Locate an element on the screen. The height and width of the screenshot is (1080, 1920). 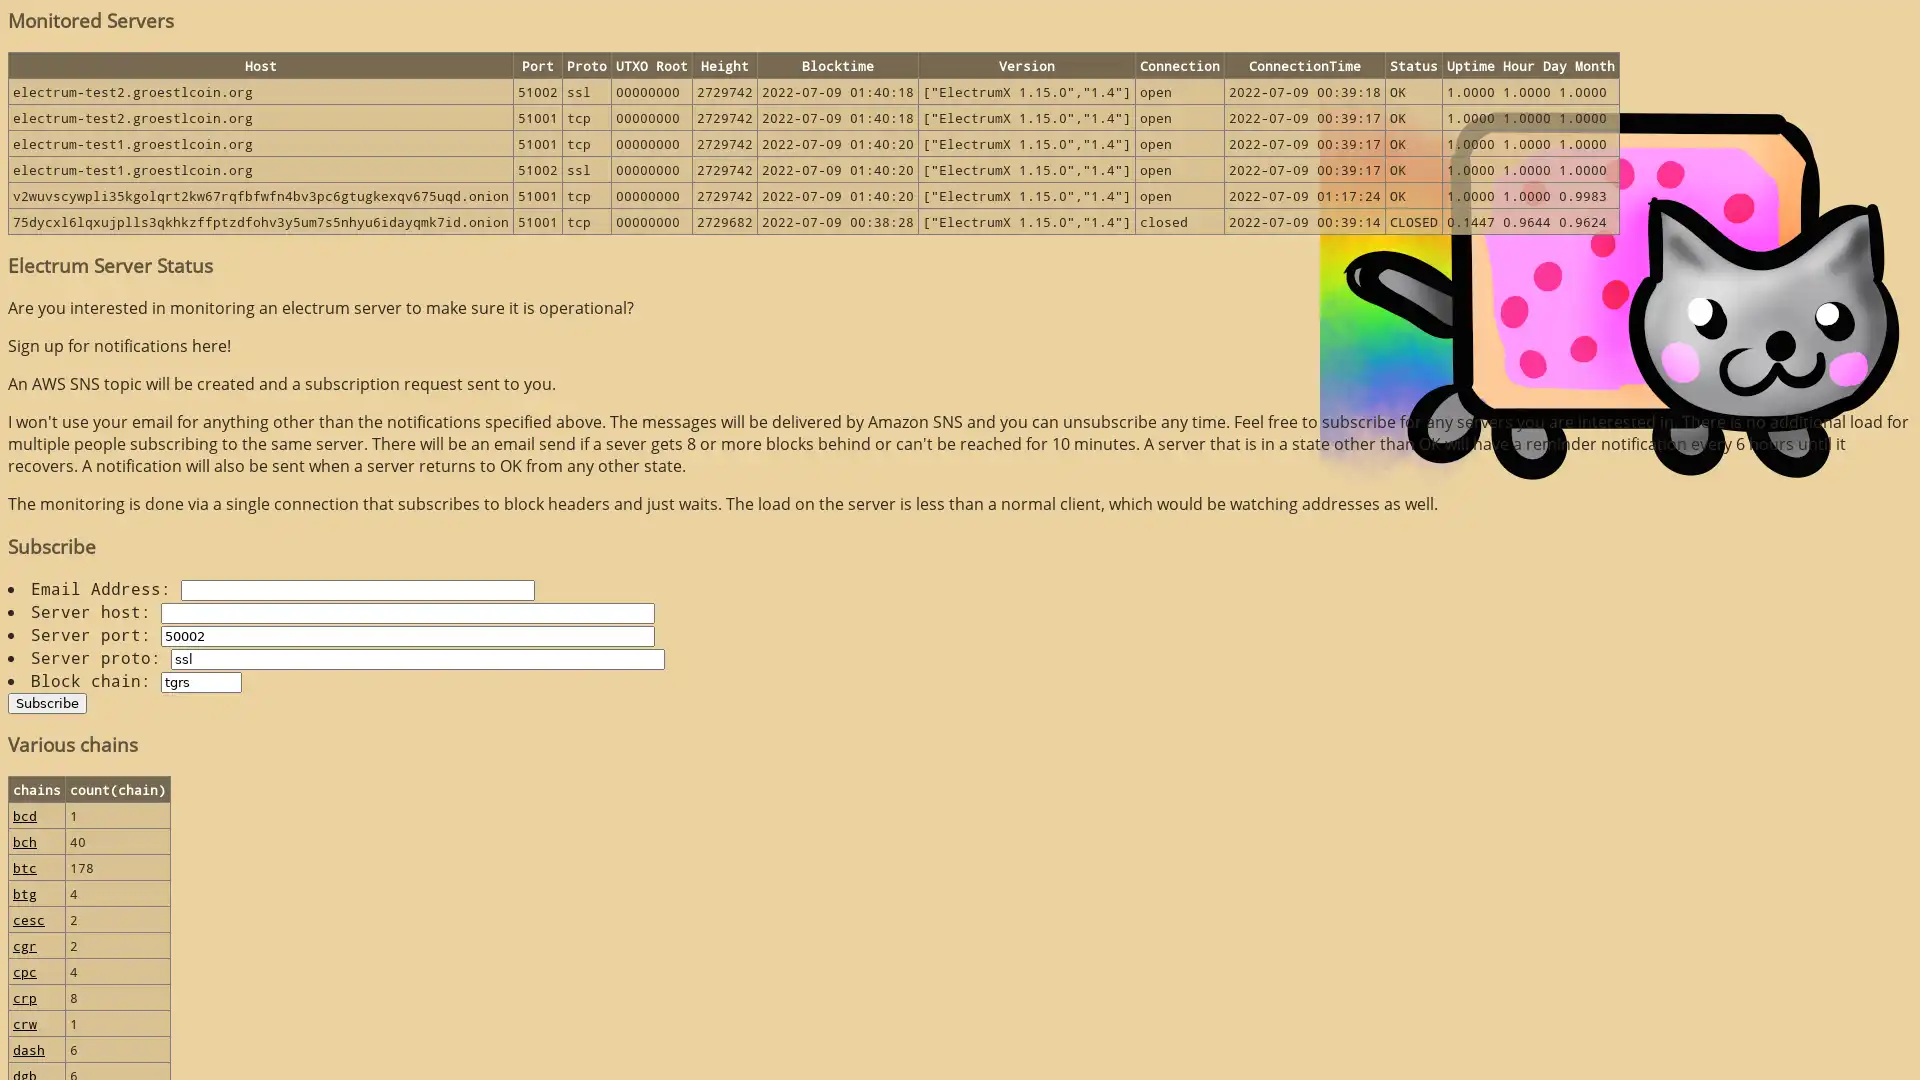
Subscribe is located at coordinates (47, 701).